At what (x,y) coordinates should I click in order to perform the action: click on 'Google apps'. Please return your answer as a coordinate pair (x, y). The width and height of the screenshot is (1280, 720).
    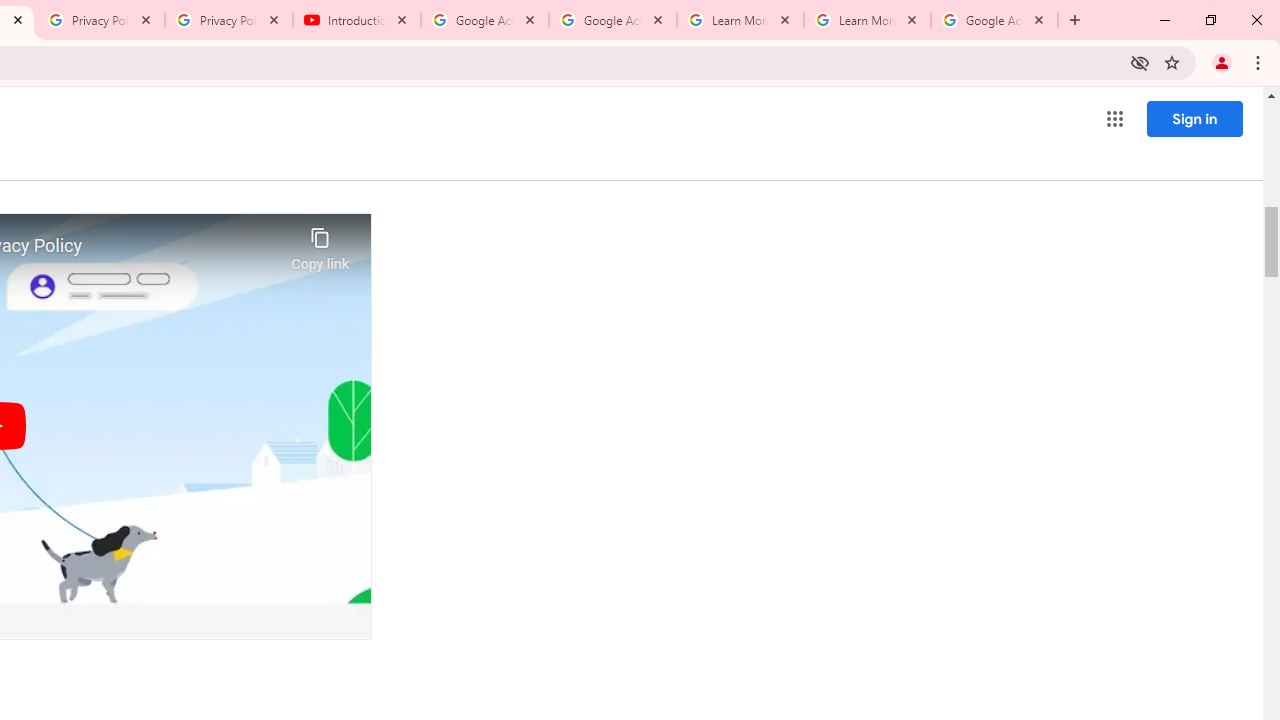
    Looking at the image, I should click on (1113, 119).